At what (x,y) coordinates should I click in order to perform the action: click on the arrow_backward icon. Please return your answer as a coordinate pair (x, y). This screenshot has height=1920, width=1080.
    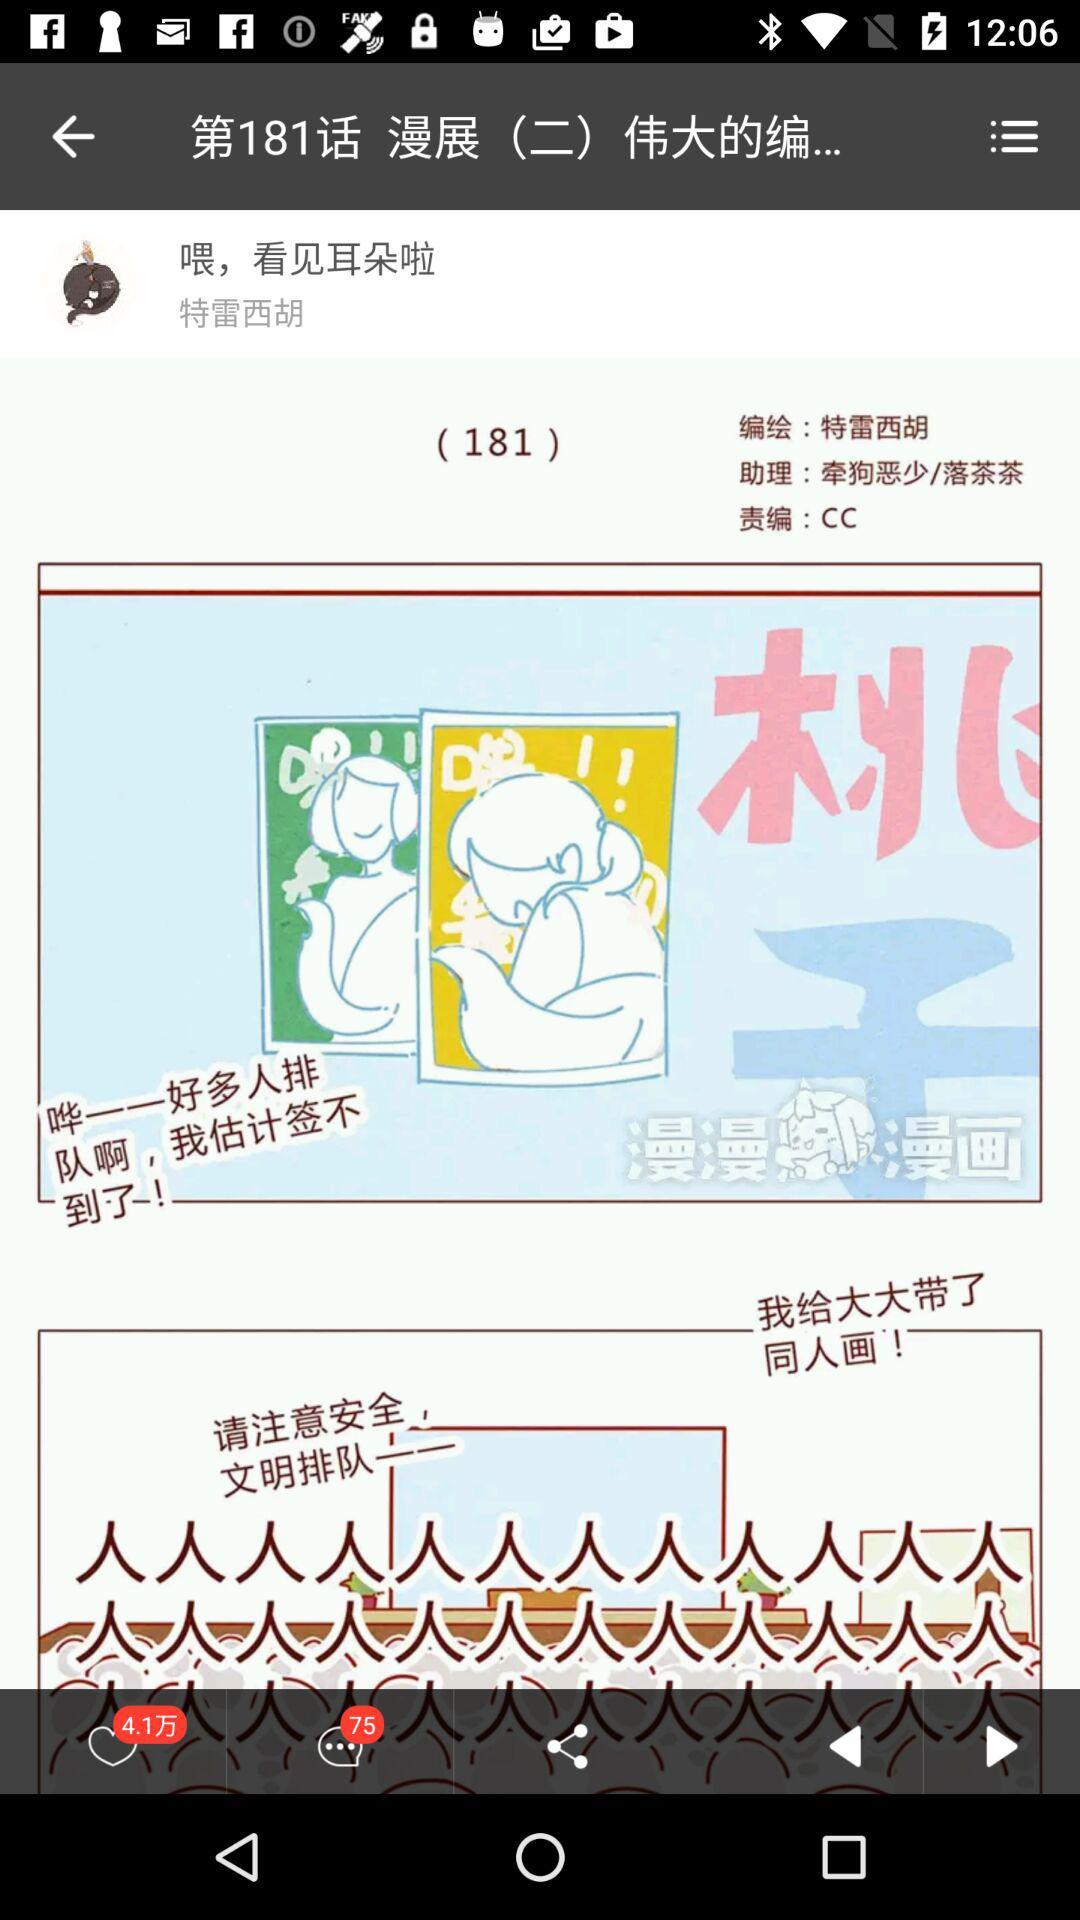
    Looking at the image, I should click on (51, 135).